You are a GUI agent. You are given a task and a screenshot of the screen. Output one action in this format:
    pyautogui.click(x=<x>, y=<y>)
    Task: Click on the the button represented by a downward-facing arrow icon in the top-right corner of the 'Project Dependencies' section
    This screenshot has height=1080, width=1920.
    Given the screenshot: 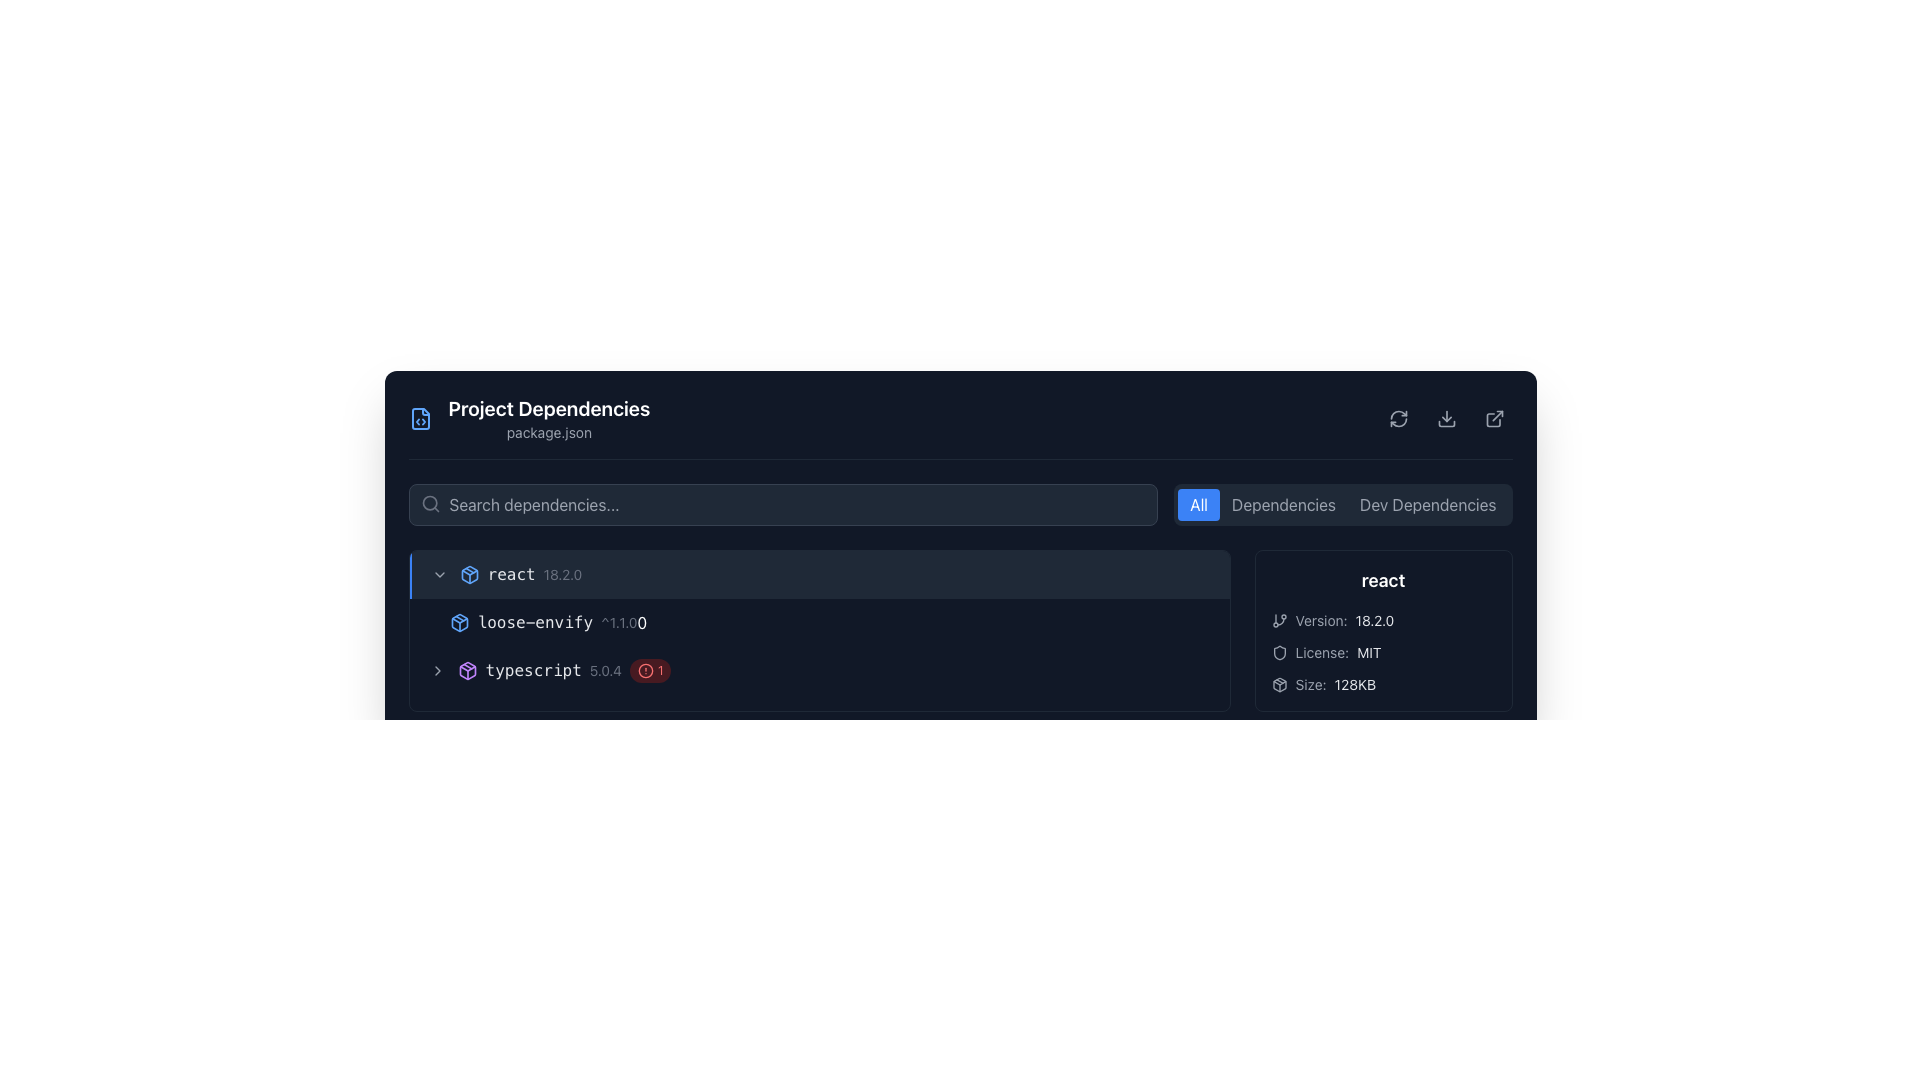 What is the action you would take?
    pyautogui.click(x=1446, y=418)
    